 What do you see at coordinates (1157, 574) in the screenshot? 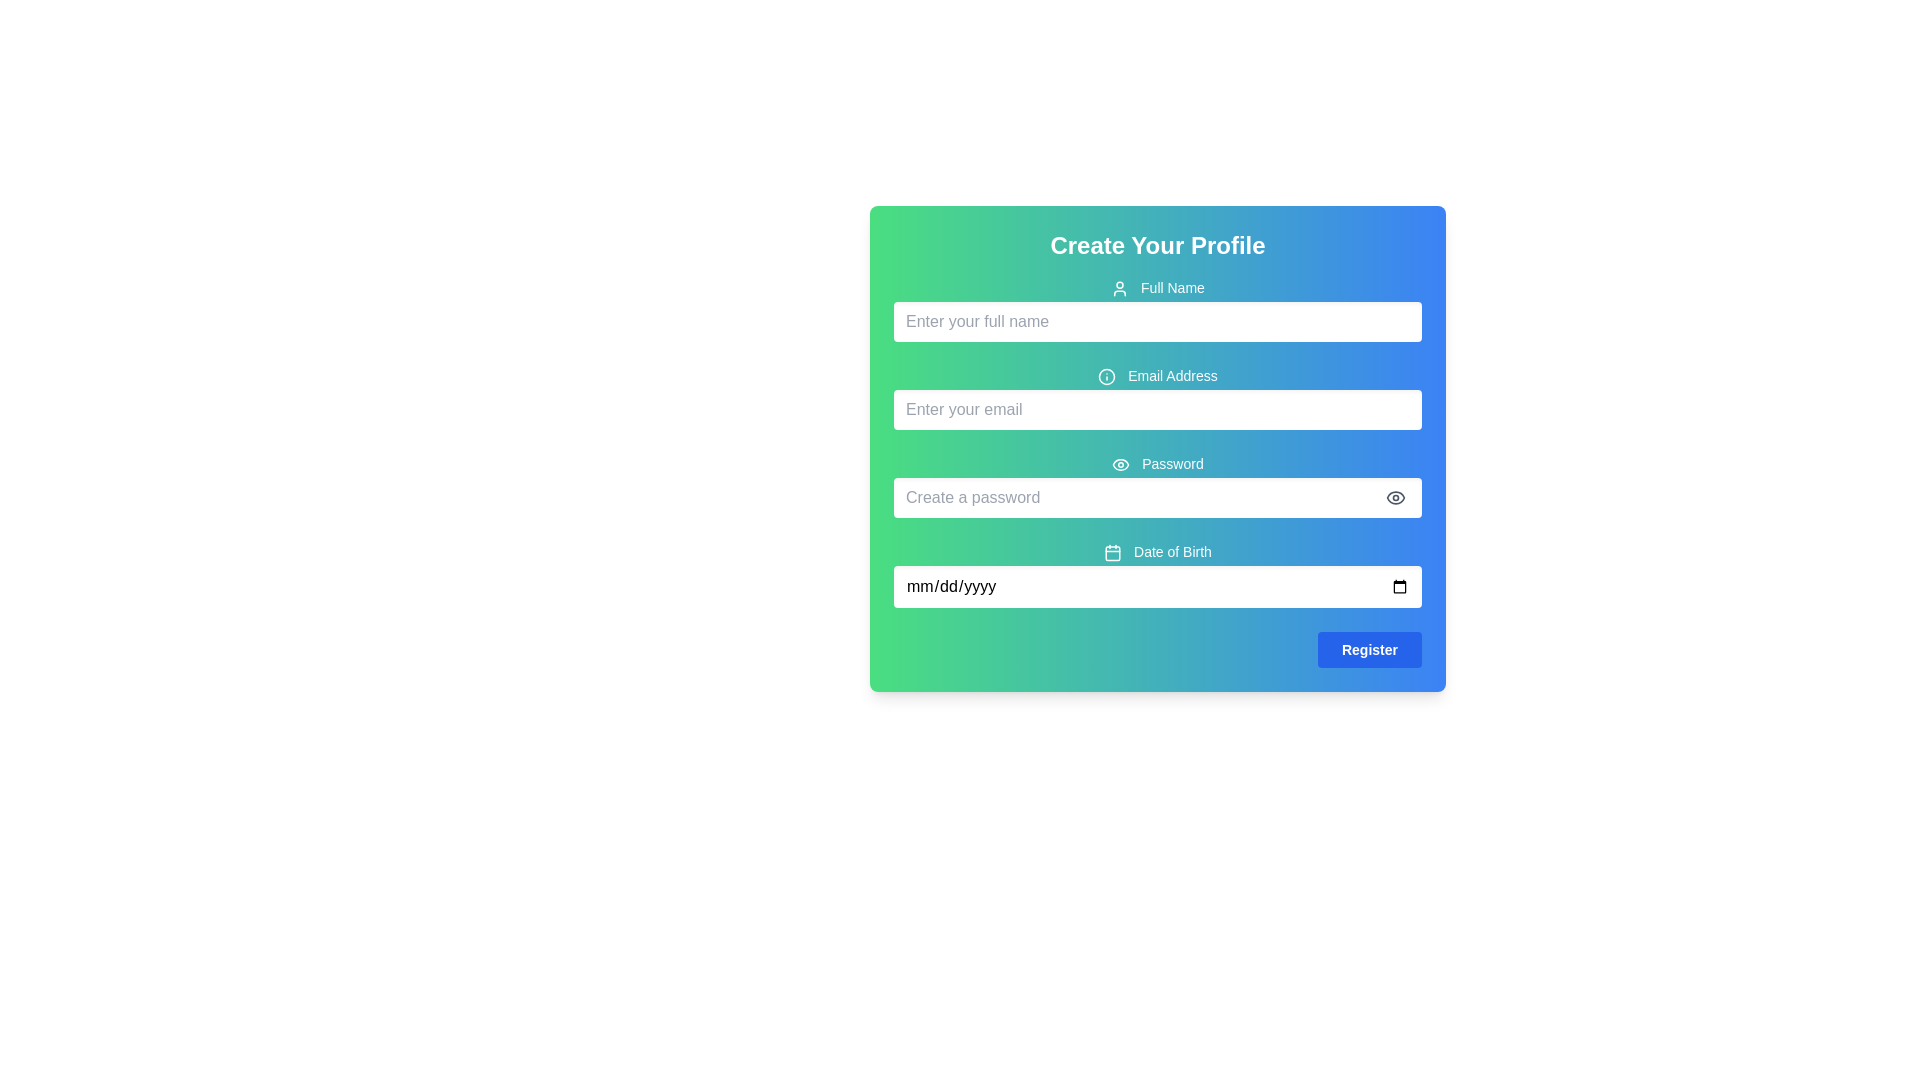
I see `the 'Date of Birth' text input field with a date picker to focus on it` at bounding box center [1157, 574].